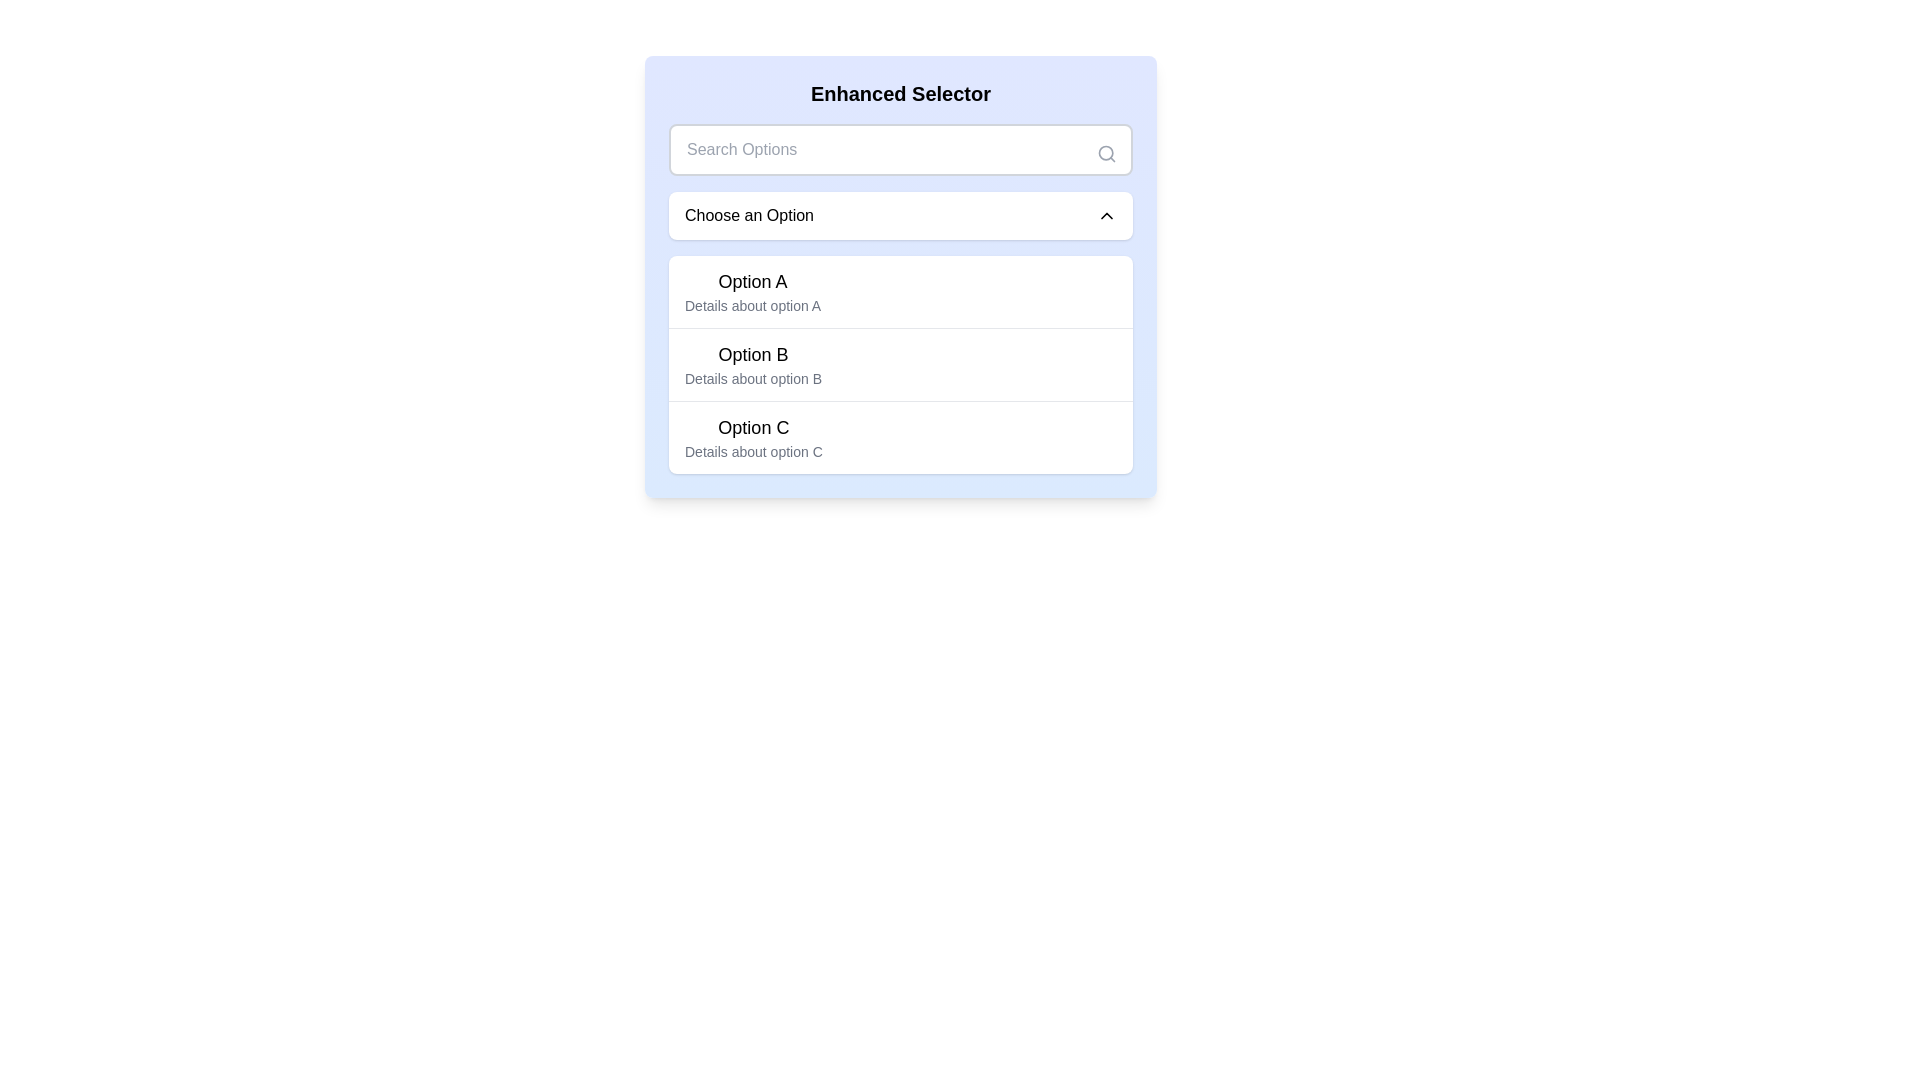 The image size is (1920, 1080). What do you see at coordinates (752, 305) in the screenshot?
I see `the text label displaying 'Details about option A', which is positioned below the title 'Option A' in the option card` at bounding box center [752, 305].